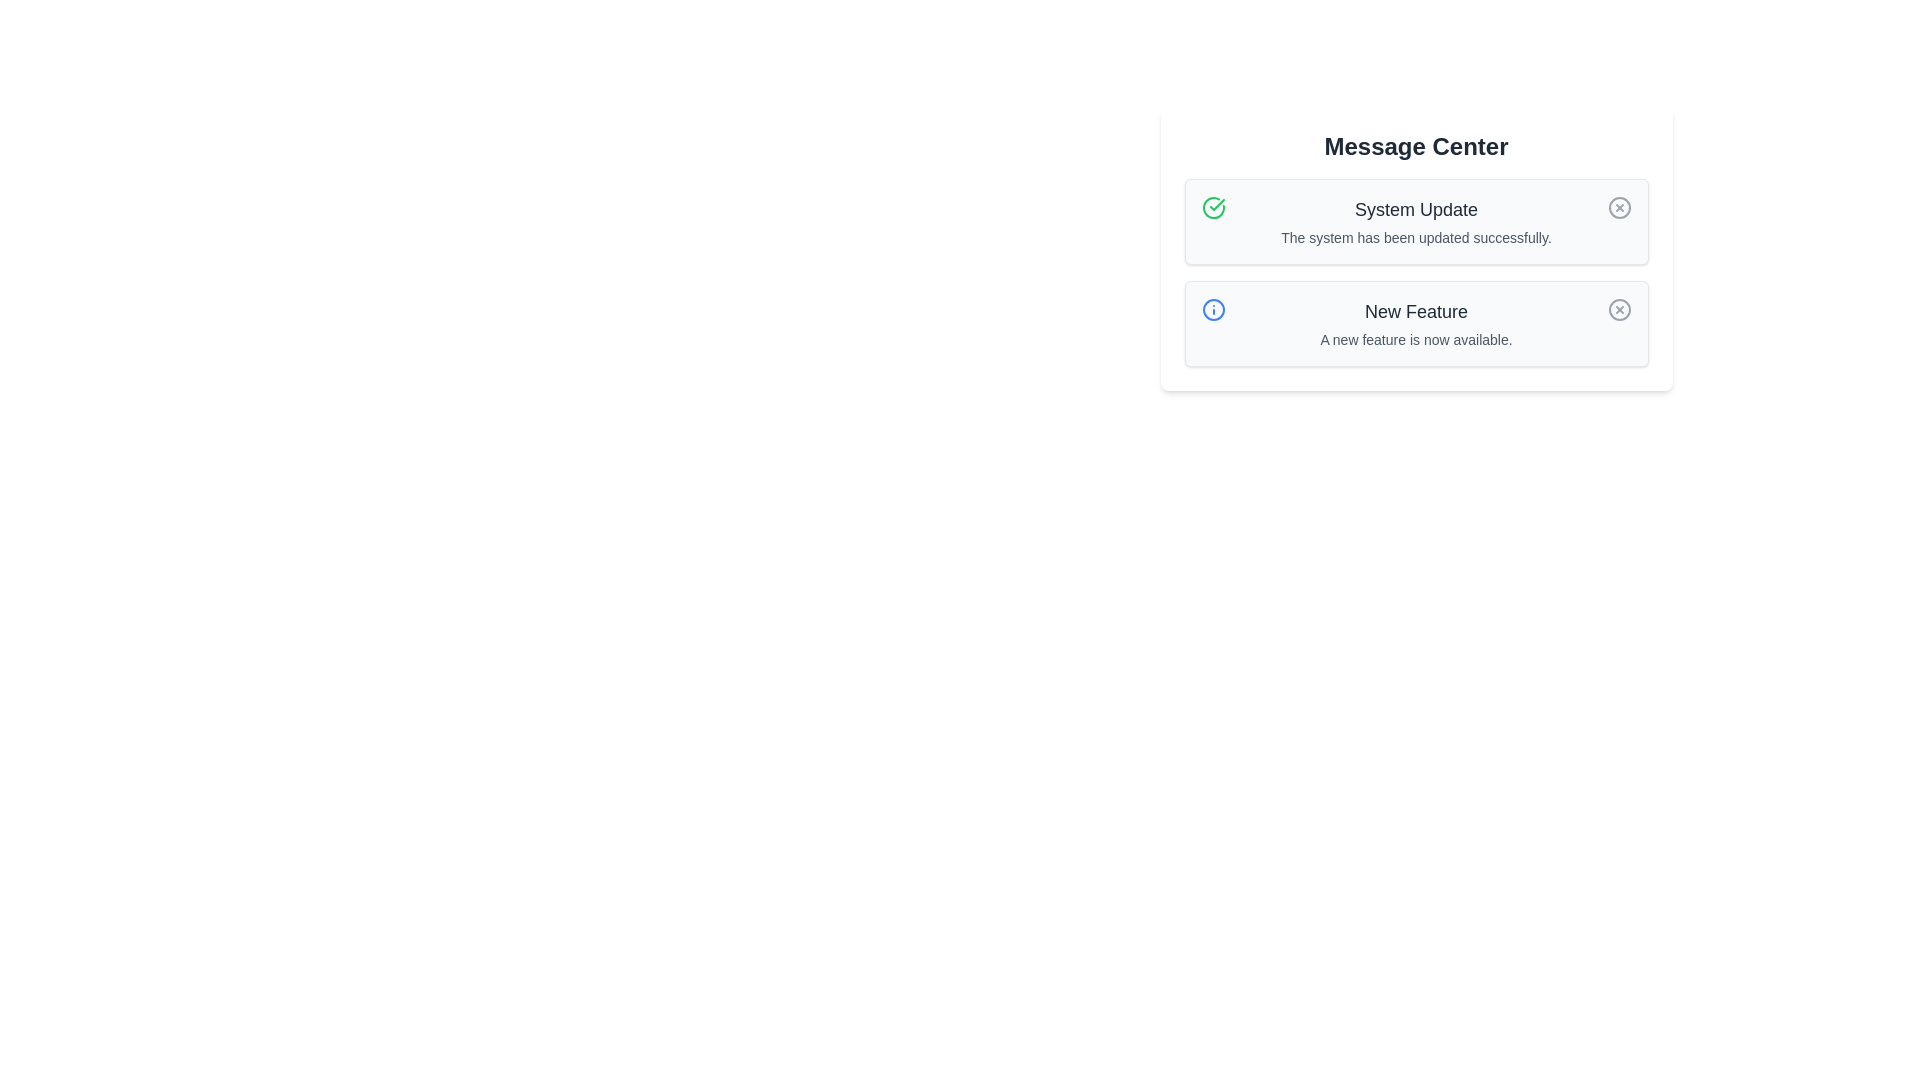  What do you see at coordinates (1212, 208) in the screenshot?
I see `the circular green icon with a checkmark located at the top-left corner of the 'System Update' notification box, positioned directly to the left of the 'System Update' text` at bounding box center [1212, 208].